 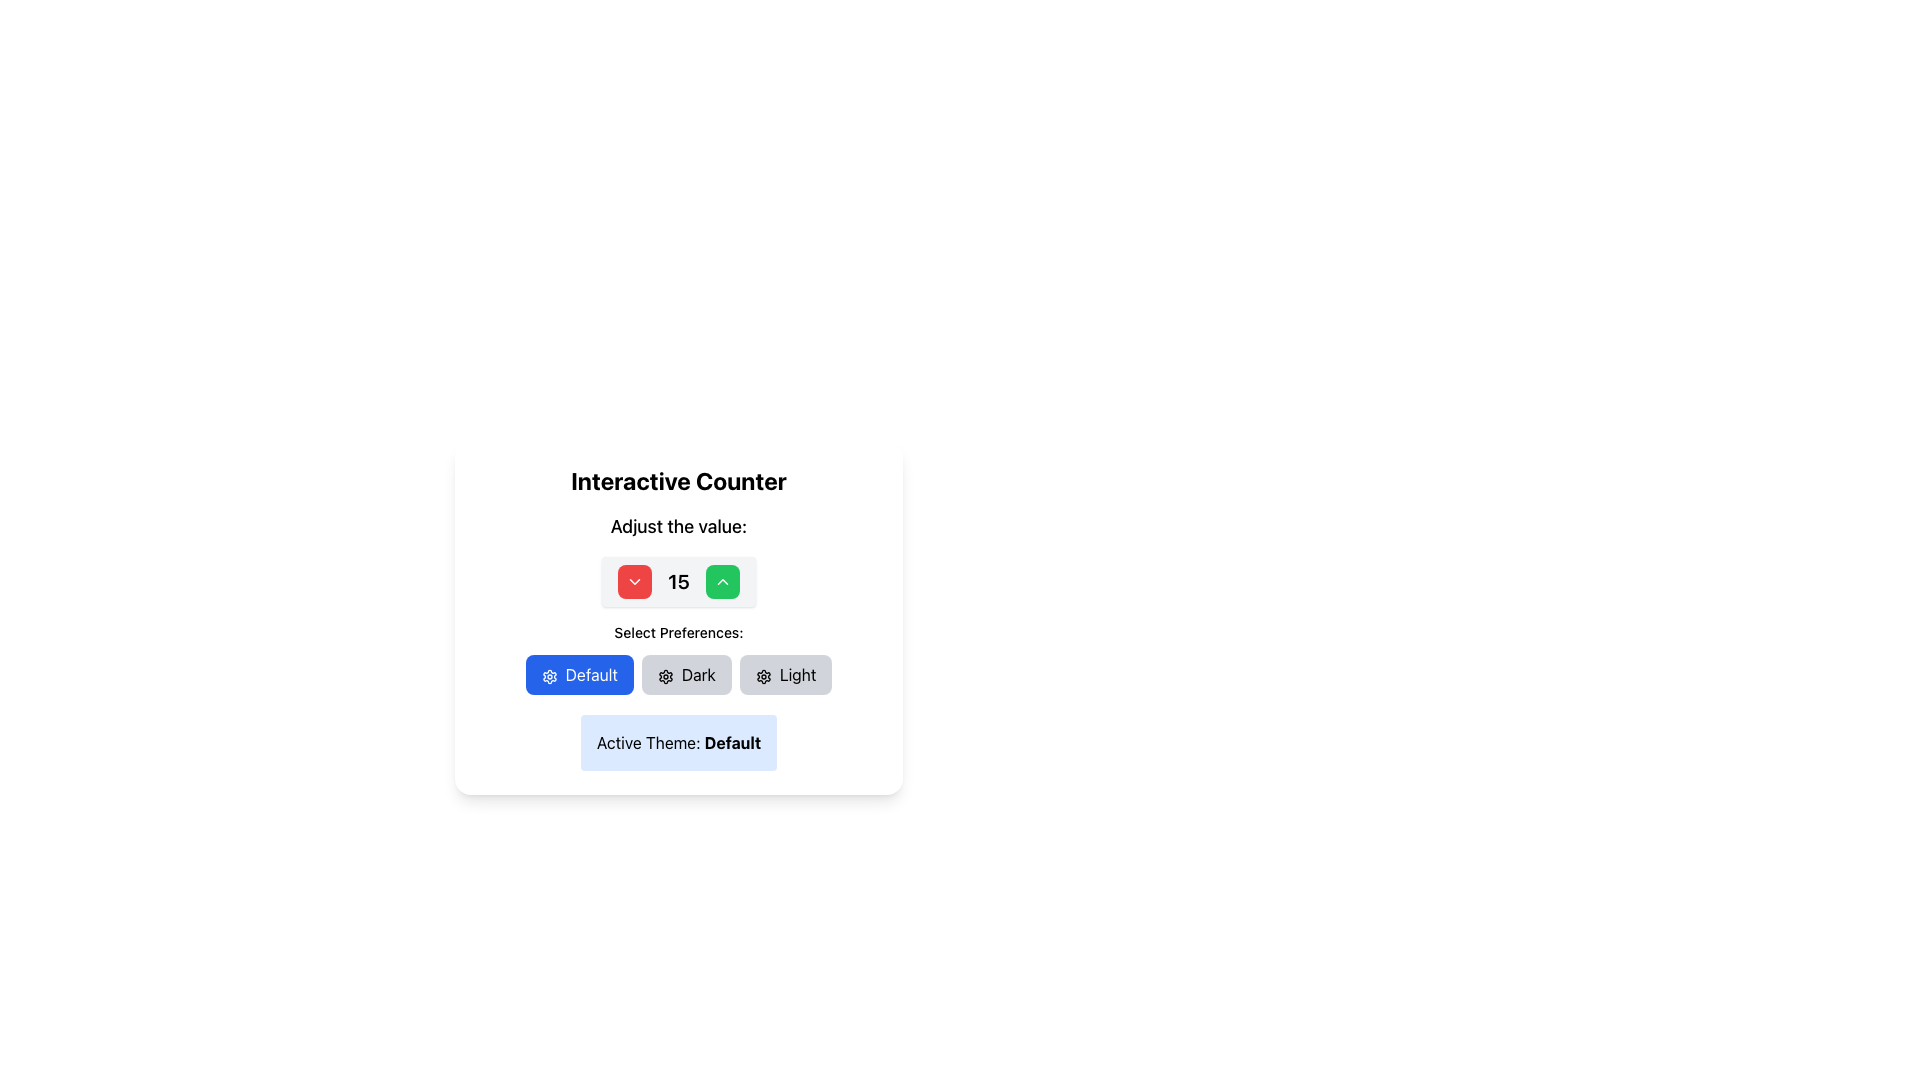 What do you see at coordinates (578, 675) in the screenshot?
I see `the blue button labeled 'Default' with a gear icon` at bounding box center [578, 675].